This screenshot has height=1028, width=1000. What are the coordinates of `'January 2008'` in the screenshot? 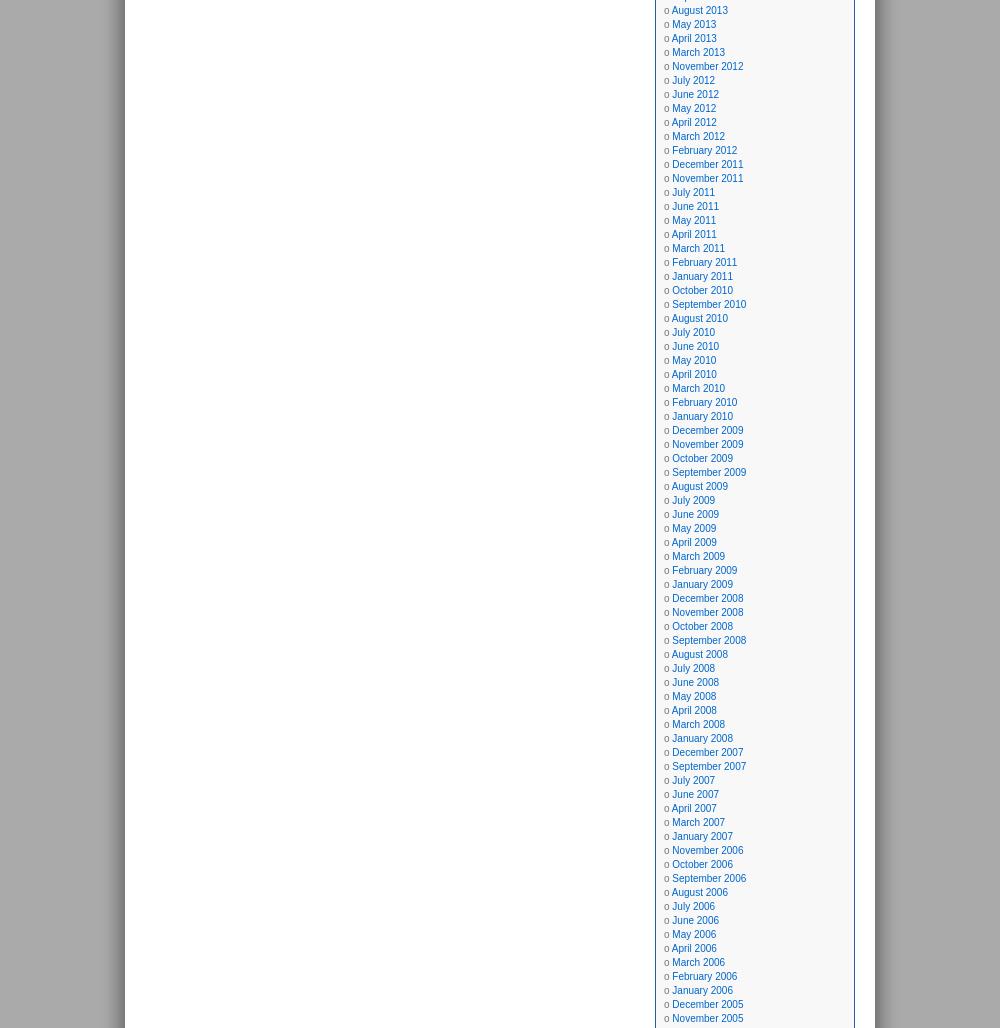 It's located at (672, 737).